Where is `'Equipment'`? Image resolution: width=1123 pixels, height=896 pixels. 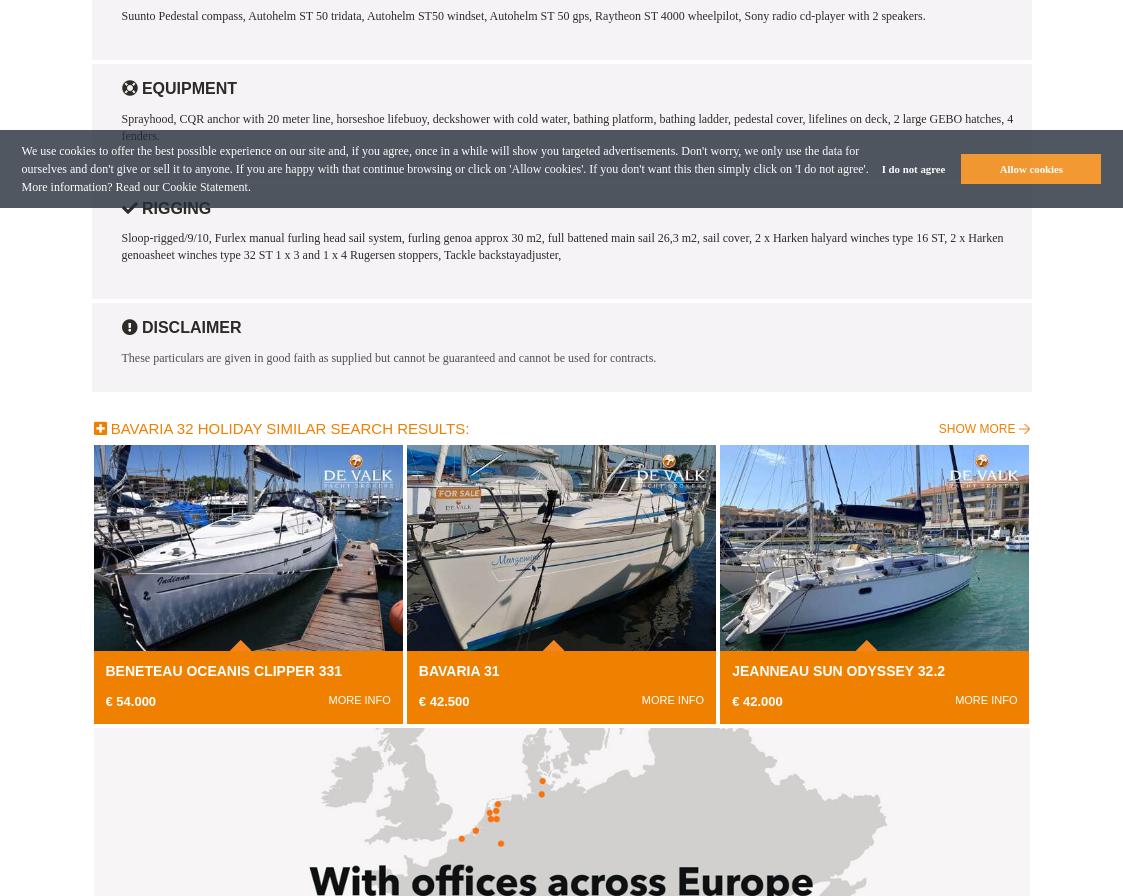
'Equipment' is located at coordinates (185, 88).